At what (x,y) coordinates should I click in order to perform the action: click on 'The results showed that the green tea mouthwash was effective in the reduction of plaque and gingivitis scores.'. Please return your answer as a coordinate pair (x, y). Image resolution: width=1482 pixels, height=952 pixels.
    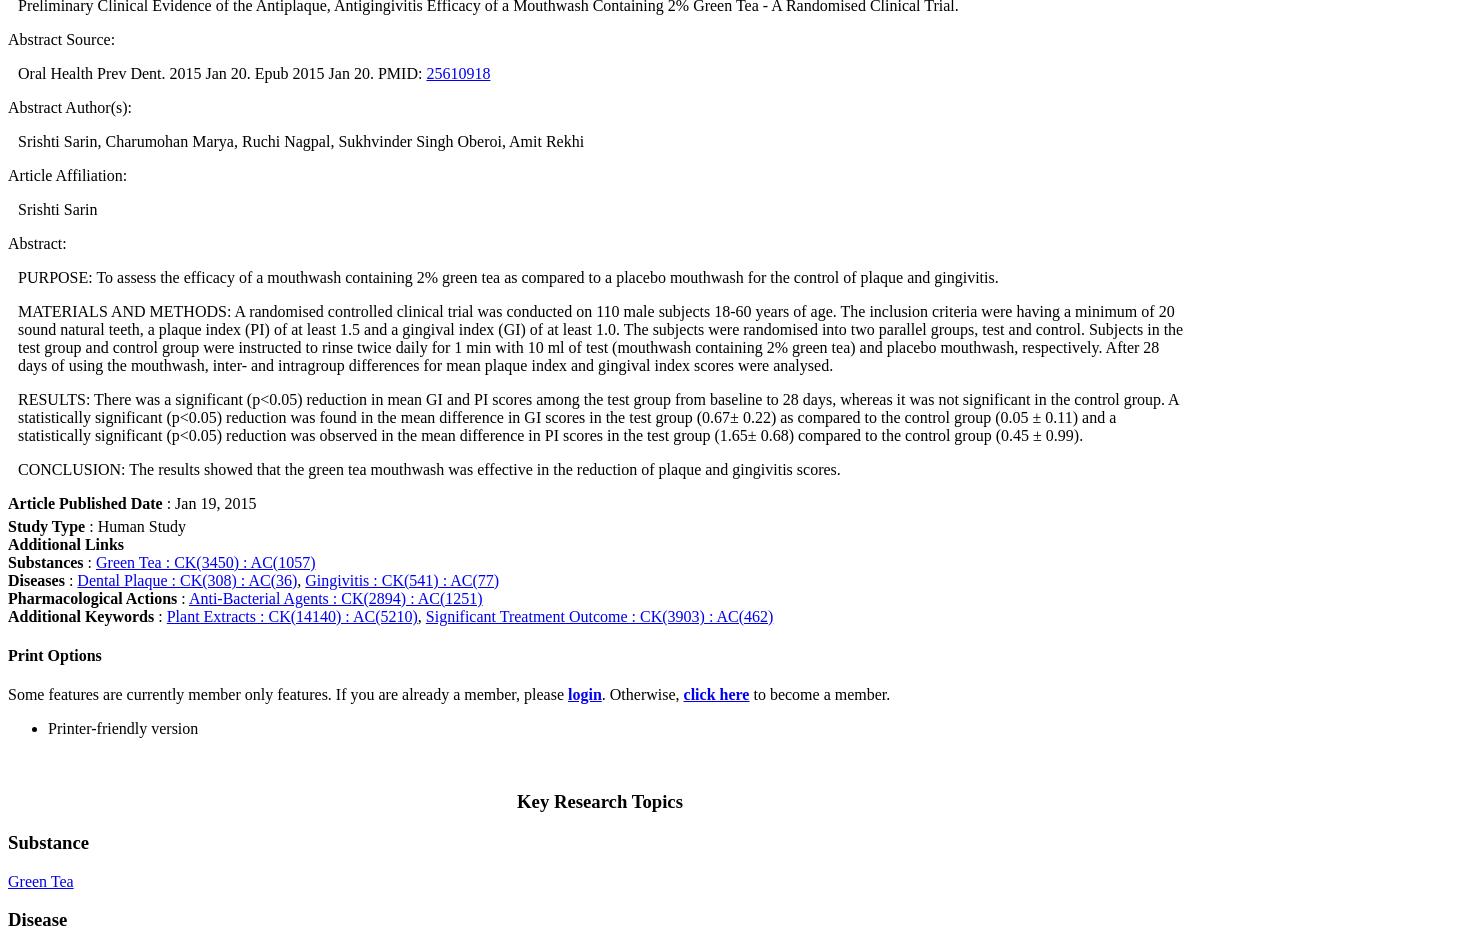
    Looking at the image, I should click on (483, 468).